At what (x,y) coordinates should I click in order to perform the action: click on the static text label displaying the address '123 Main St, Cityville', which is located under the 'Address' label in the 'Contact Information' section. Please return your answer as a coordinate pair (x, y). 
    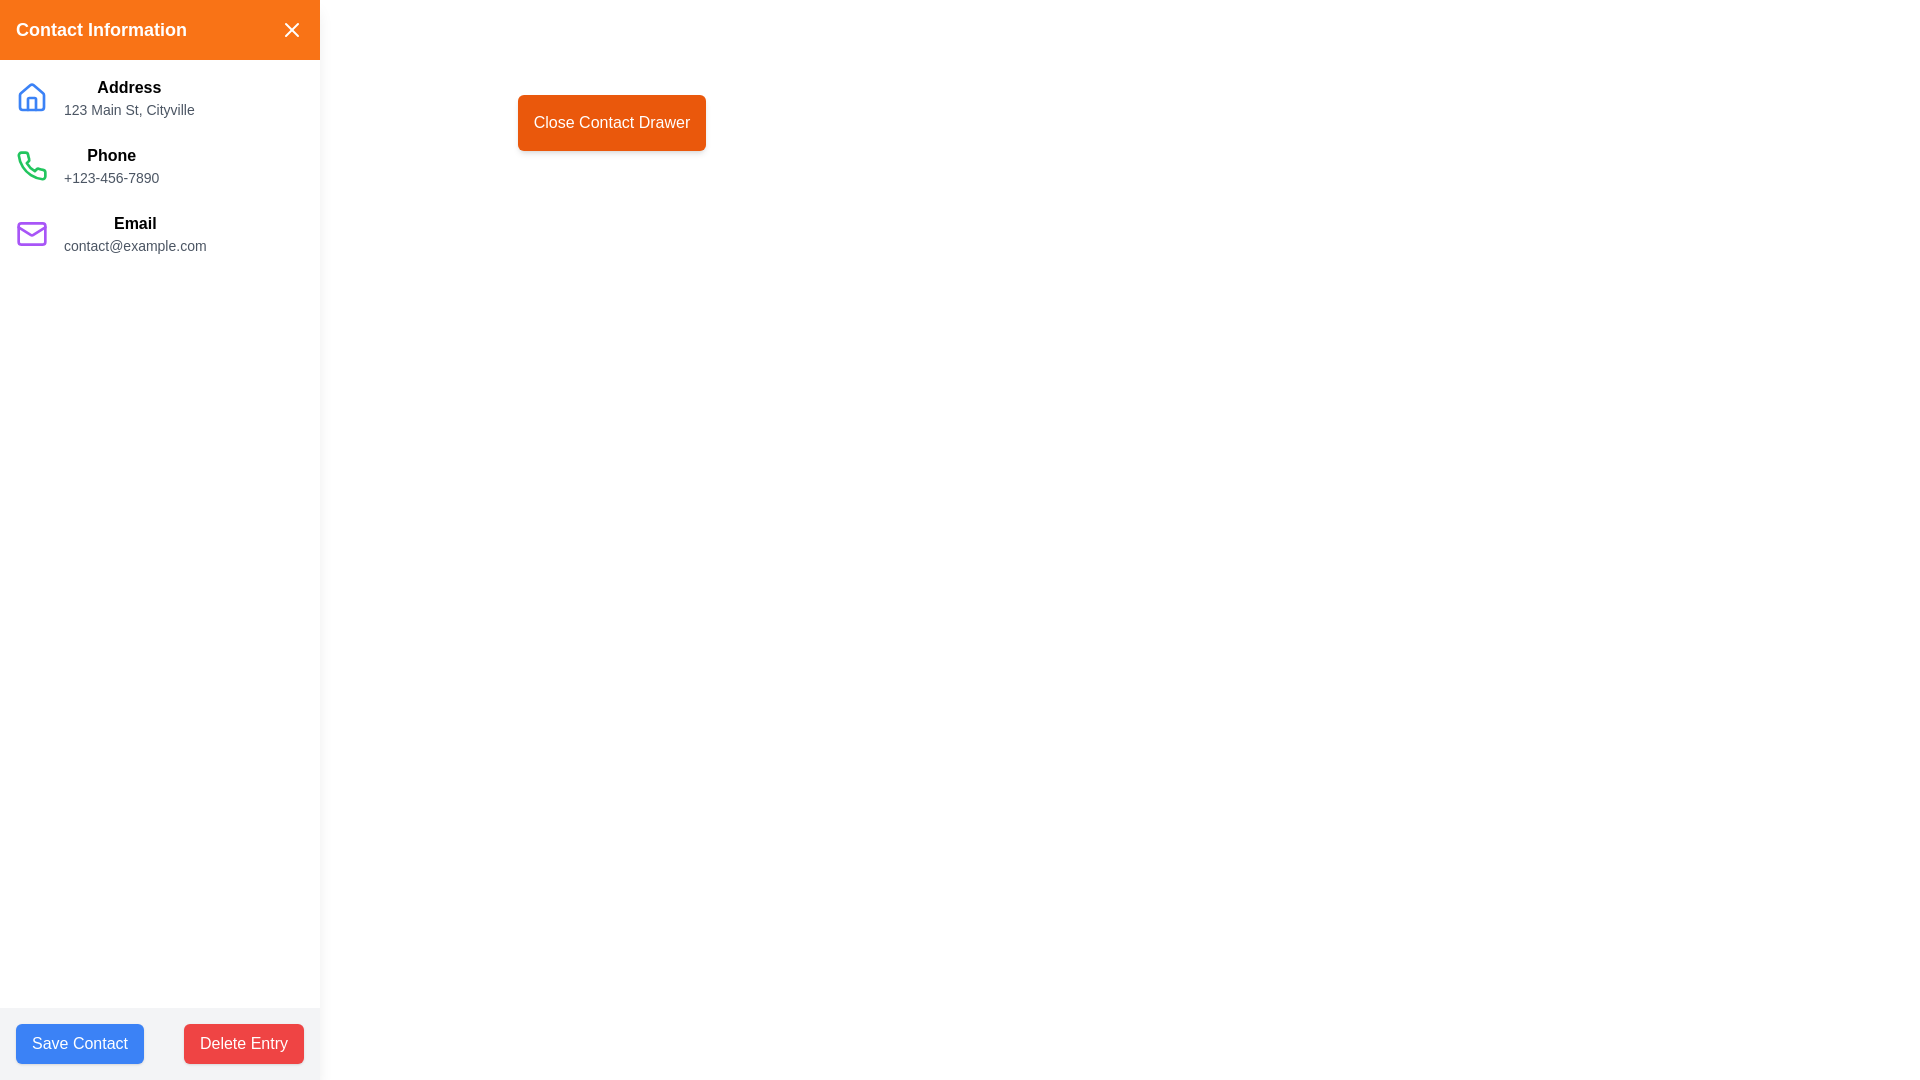
    Looking at the image, I should click on (128, 110).